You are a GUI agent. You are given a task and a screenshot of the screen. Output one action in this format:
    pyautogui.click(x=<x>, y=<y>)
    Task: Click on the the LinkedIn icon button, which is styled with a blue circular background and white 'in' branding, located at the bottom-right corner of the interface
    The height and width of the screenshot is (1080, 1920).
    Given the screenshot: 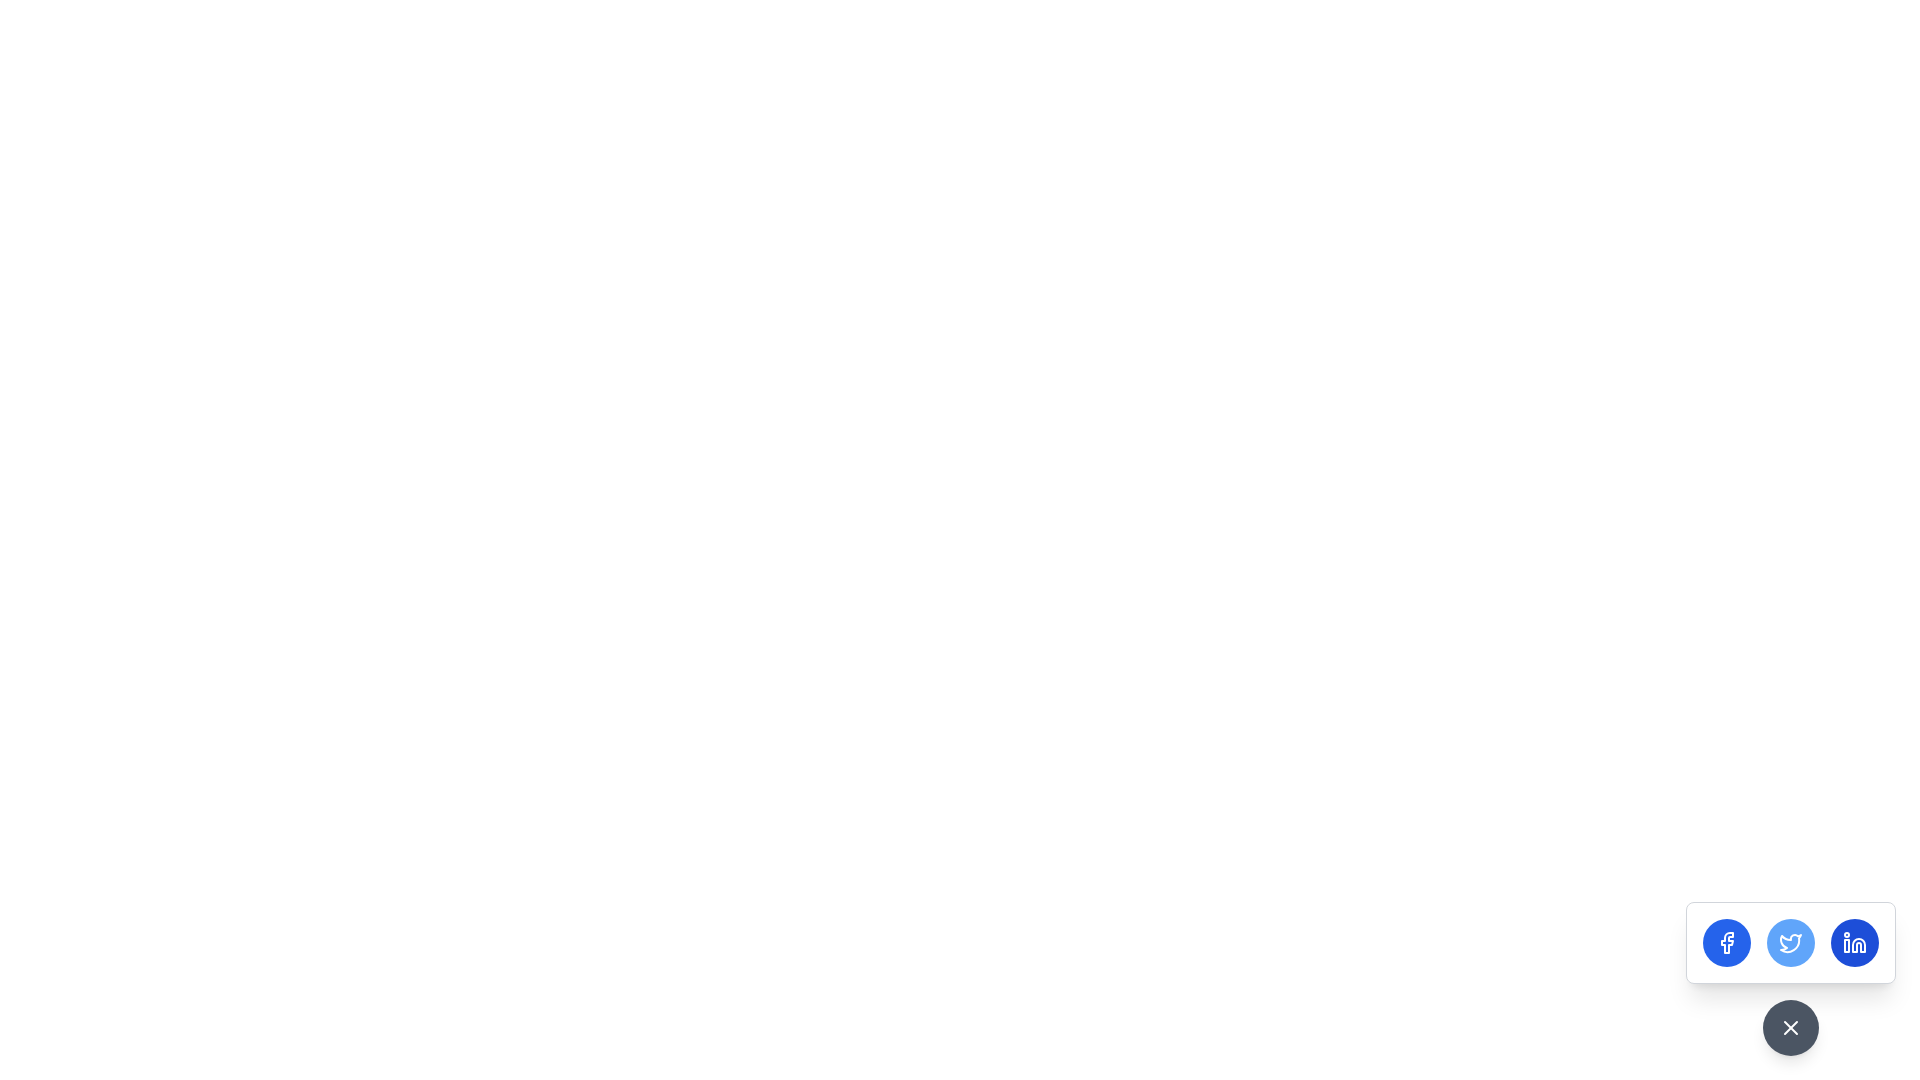 What is the action you would take?
    pyautogui.click(x=1853, y=942)
    